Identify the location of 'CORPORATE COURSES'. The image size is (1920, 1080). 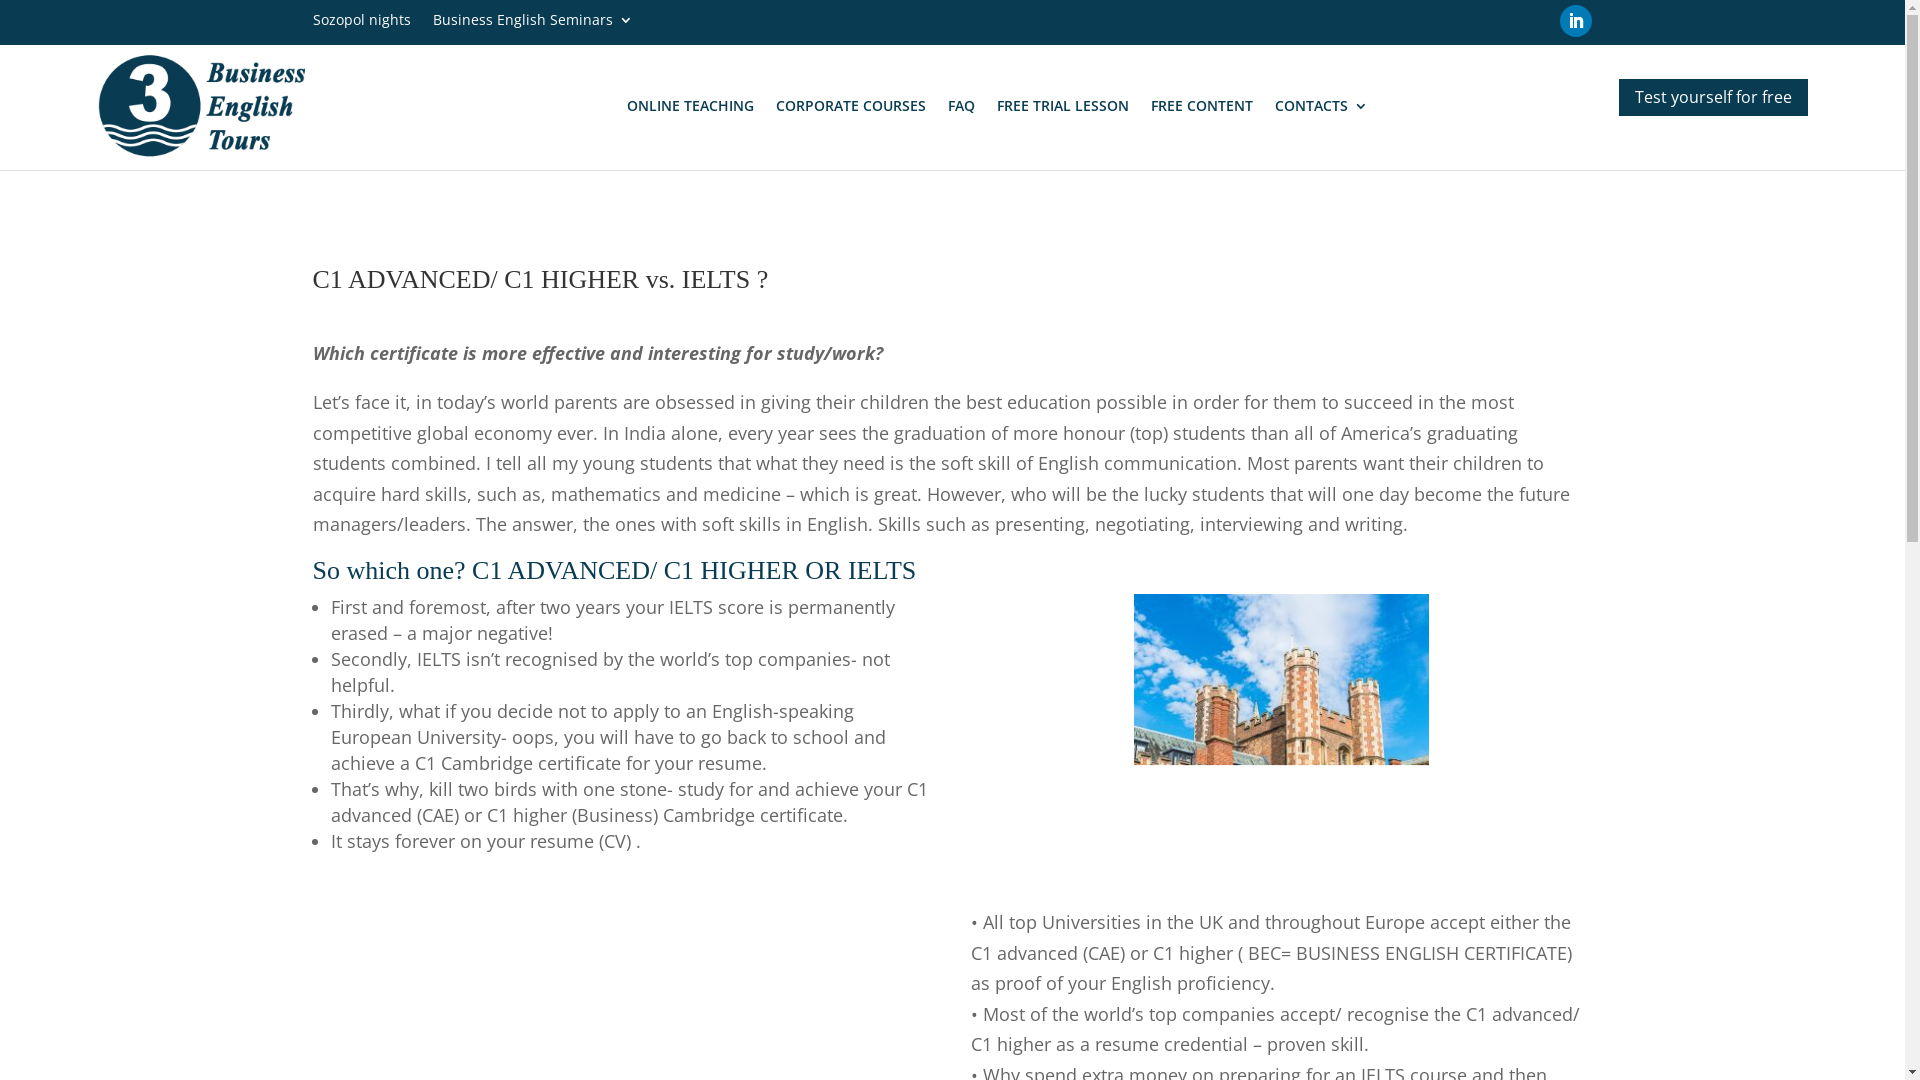
(850, 105).